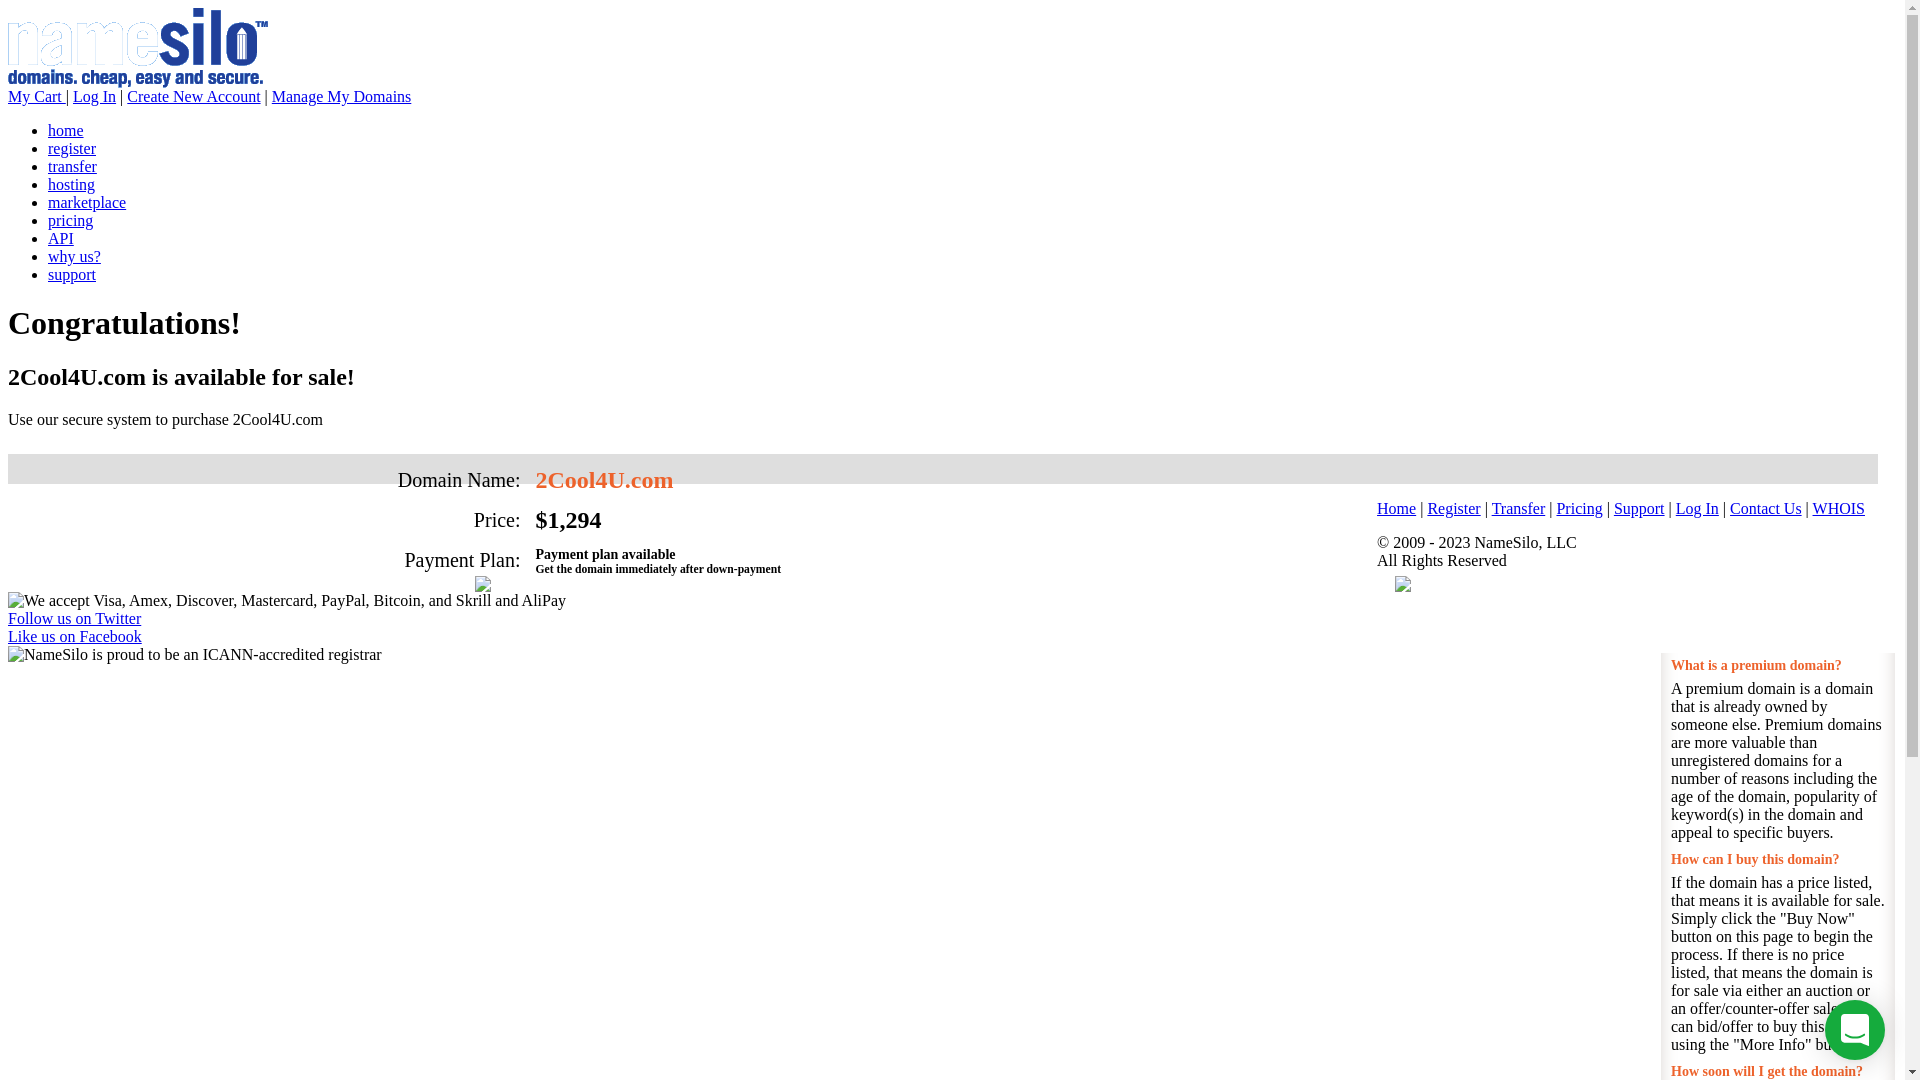 The height and width of the screenshot is (1080, 1920). I want to click on 'pricing', so click(70, 220).